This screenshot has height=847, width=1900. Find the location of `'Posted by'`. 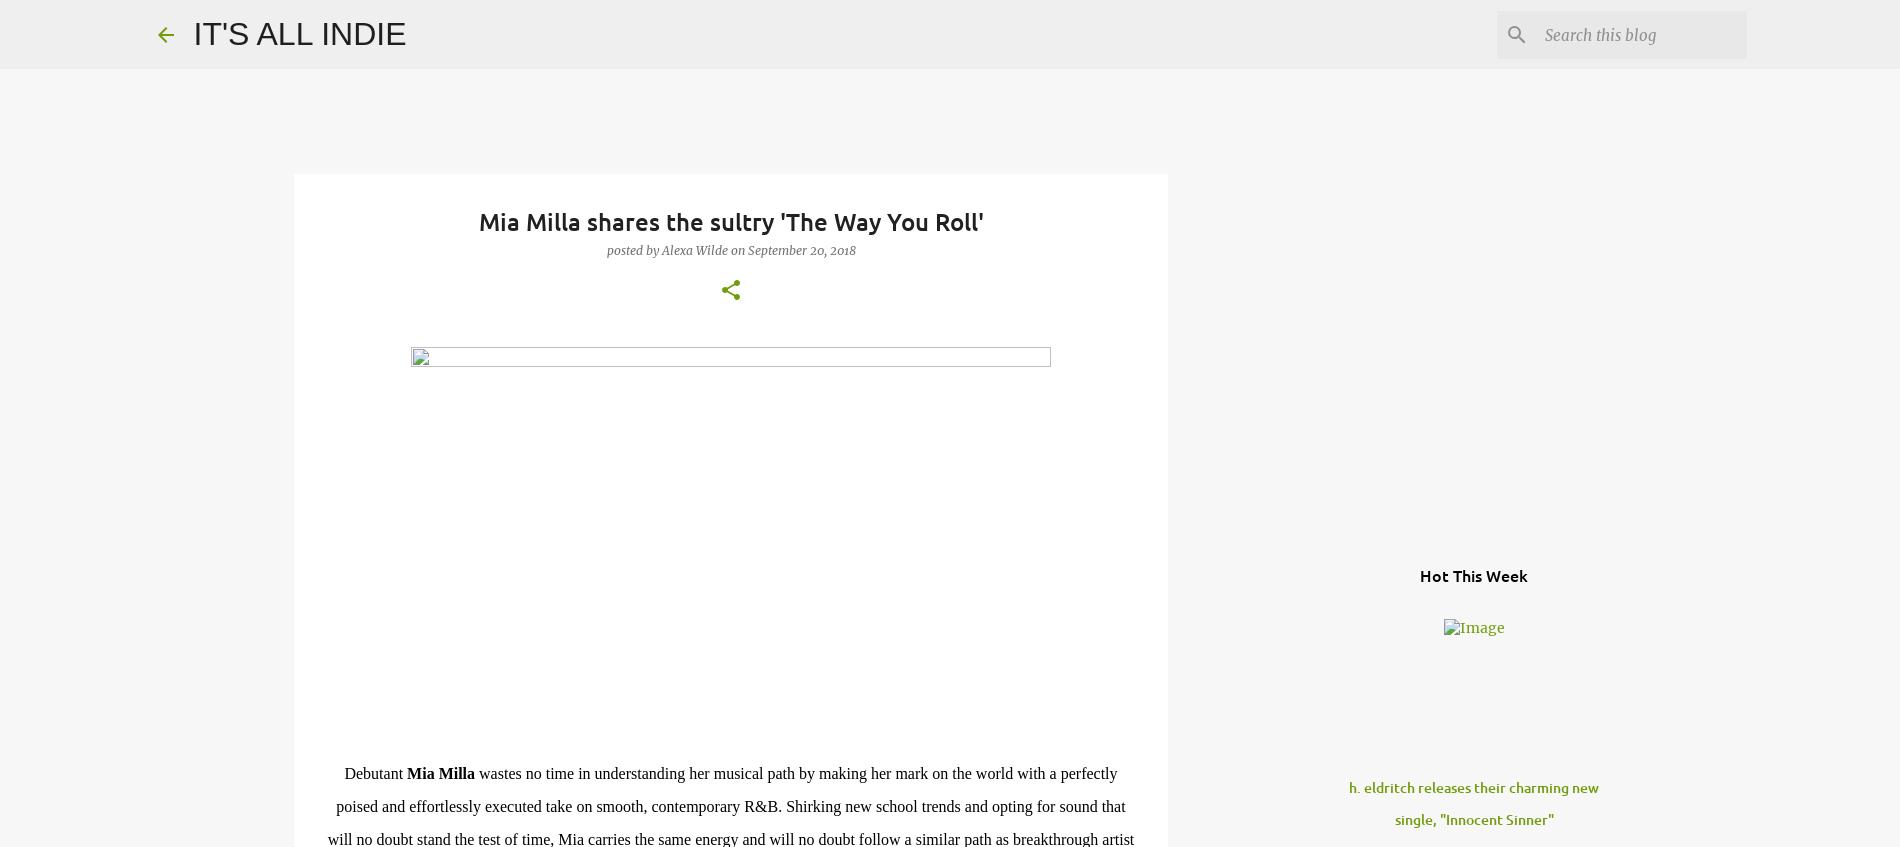

'Posted by' is located at coordinates (633, 249).